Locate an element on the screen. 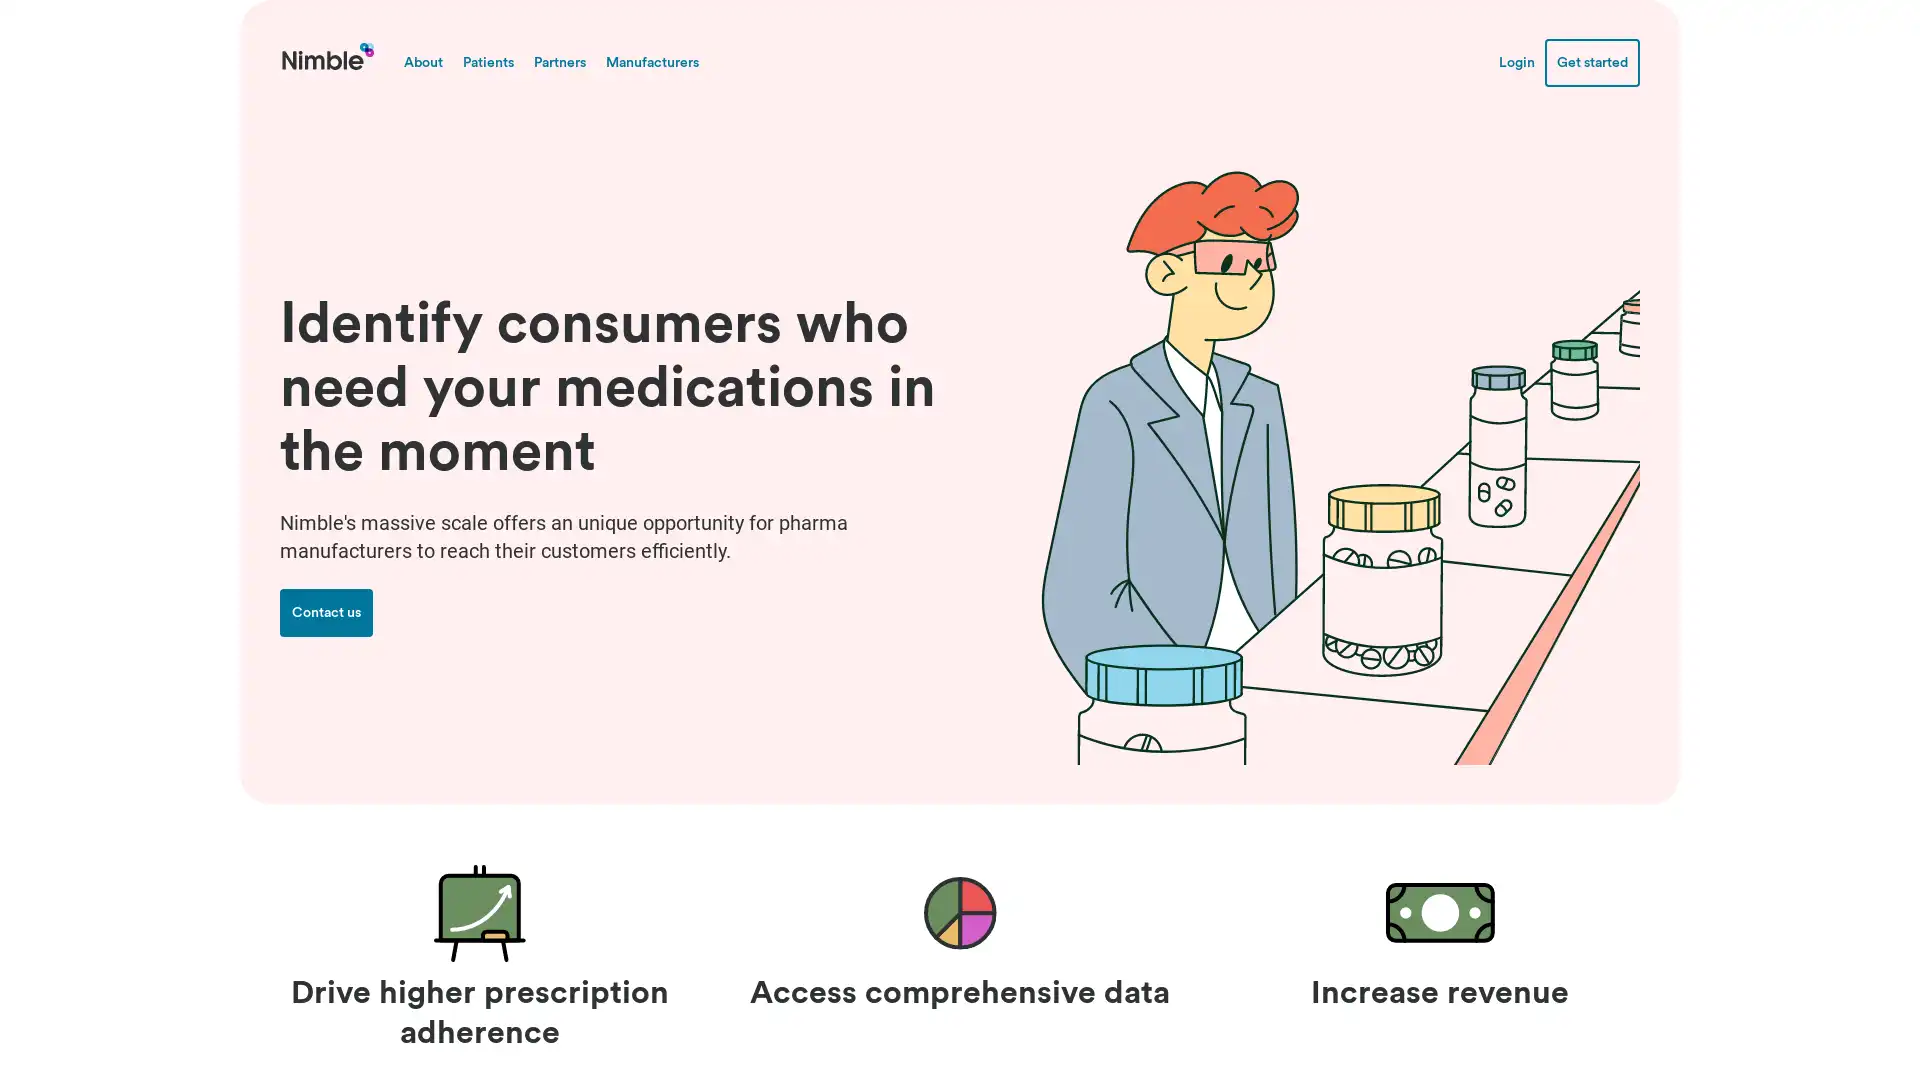  Contact us is located at coordinates (326, 612).